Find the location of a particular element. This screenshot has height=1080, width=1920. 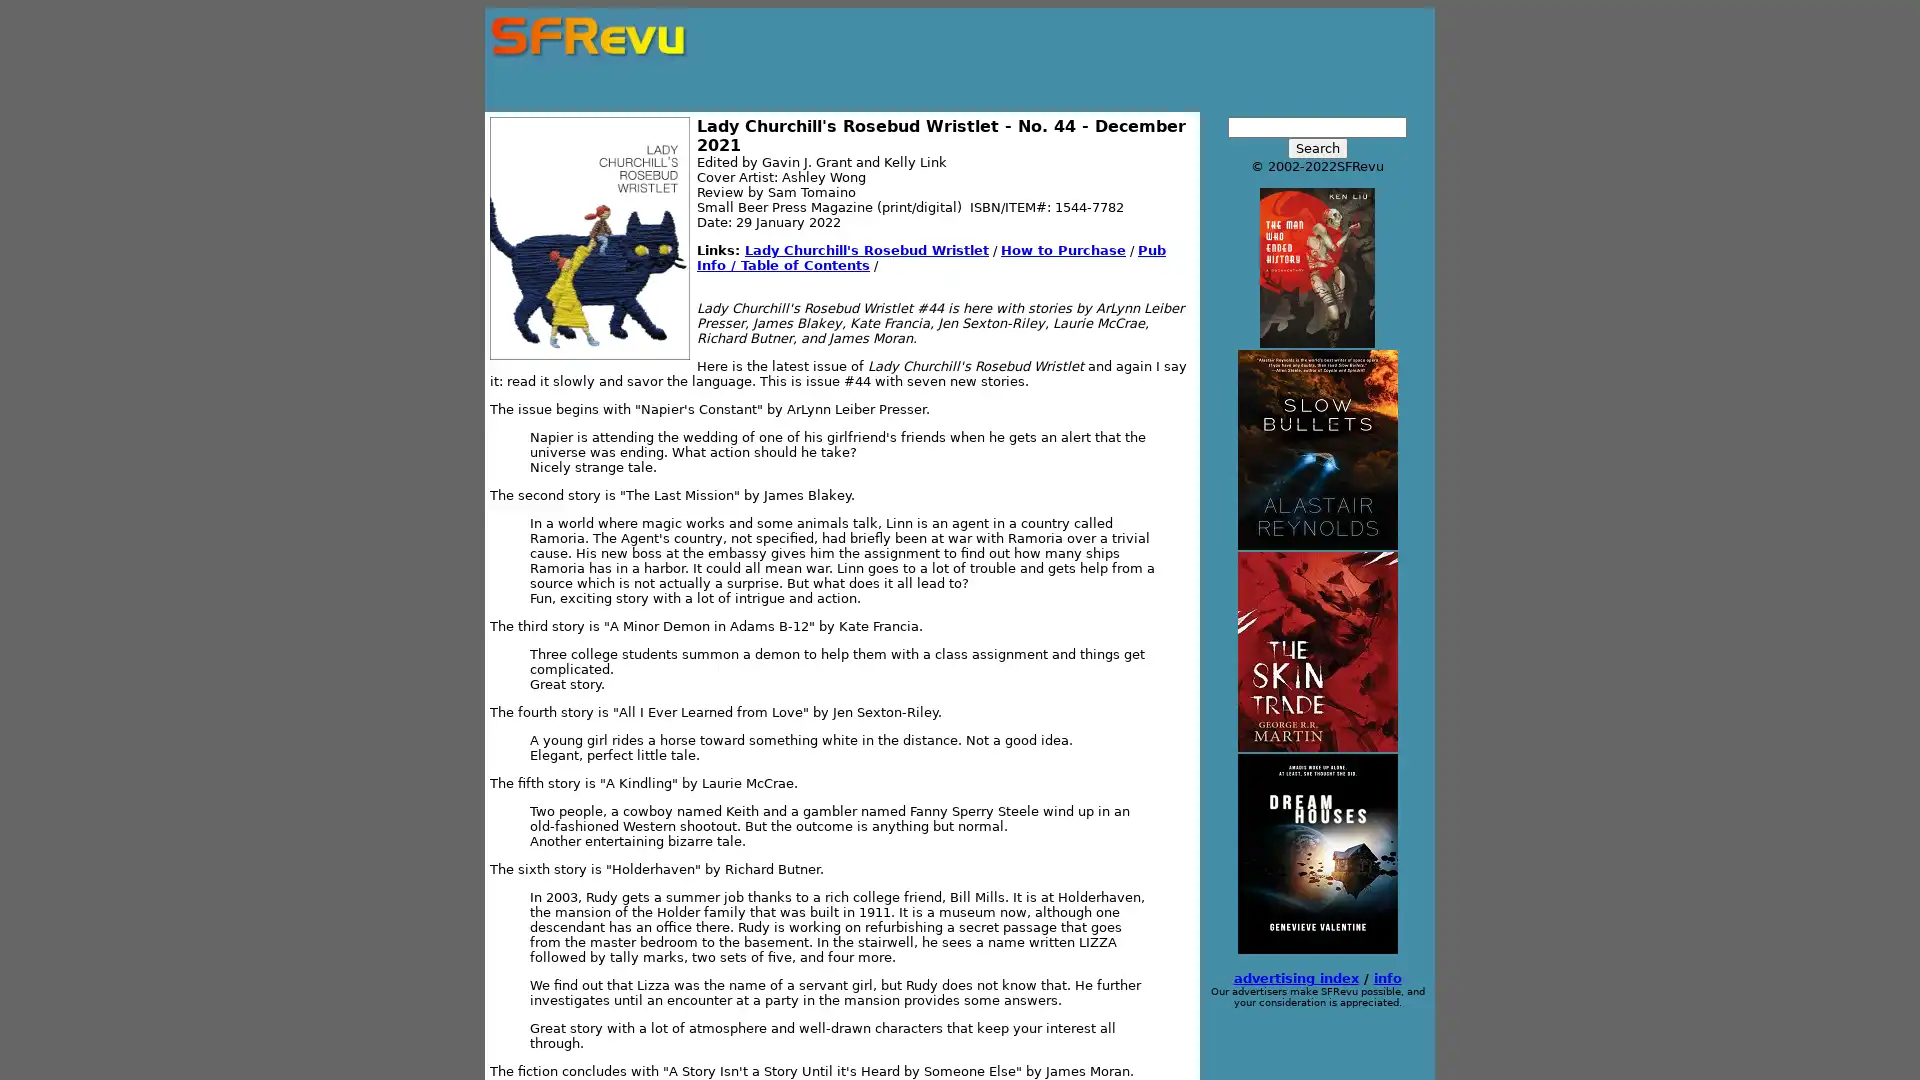

Search is located at coordinates (1316, 147).